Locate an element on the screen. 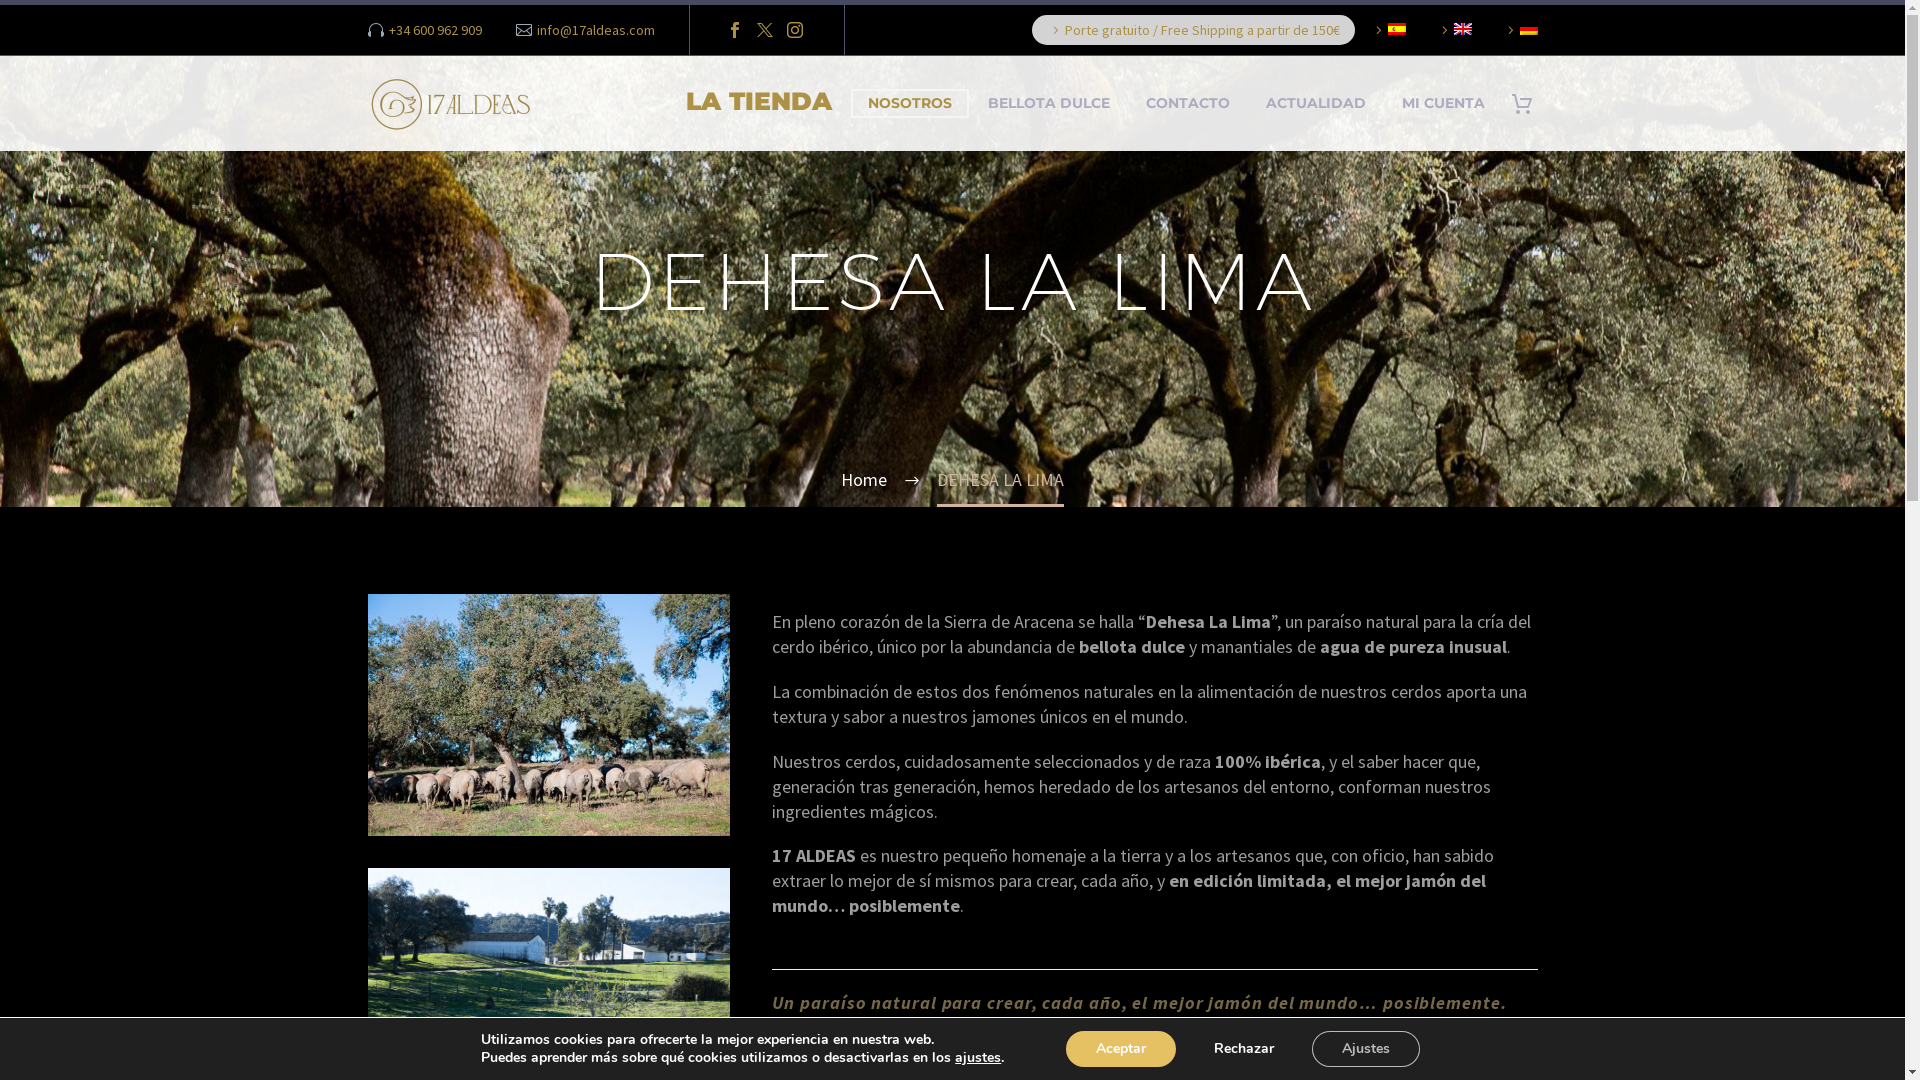 This screenshot has width=1920, height=1080. 'Home' is located at coordinates (864, 479).